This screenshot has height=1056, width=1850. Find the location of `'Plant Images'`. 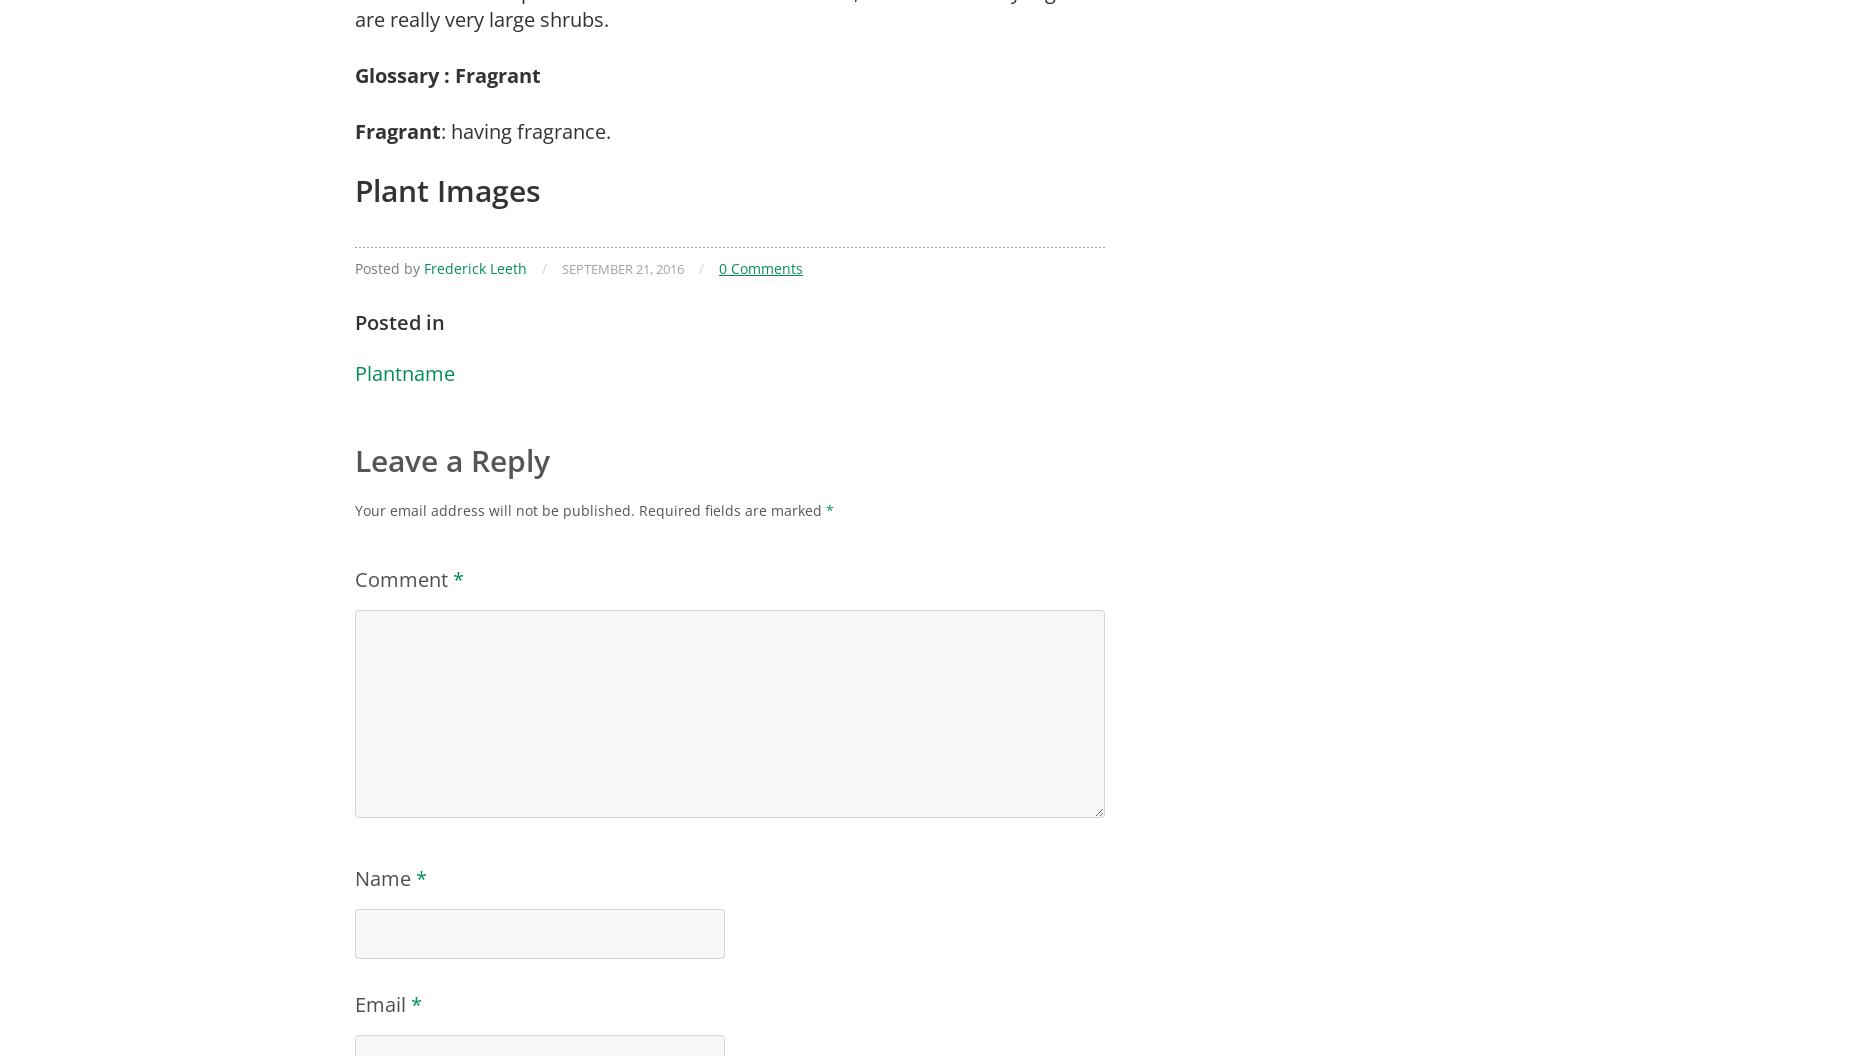

'Plant Images' is located at coordinates (447, 189).